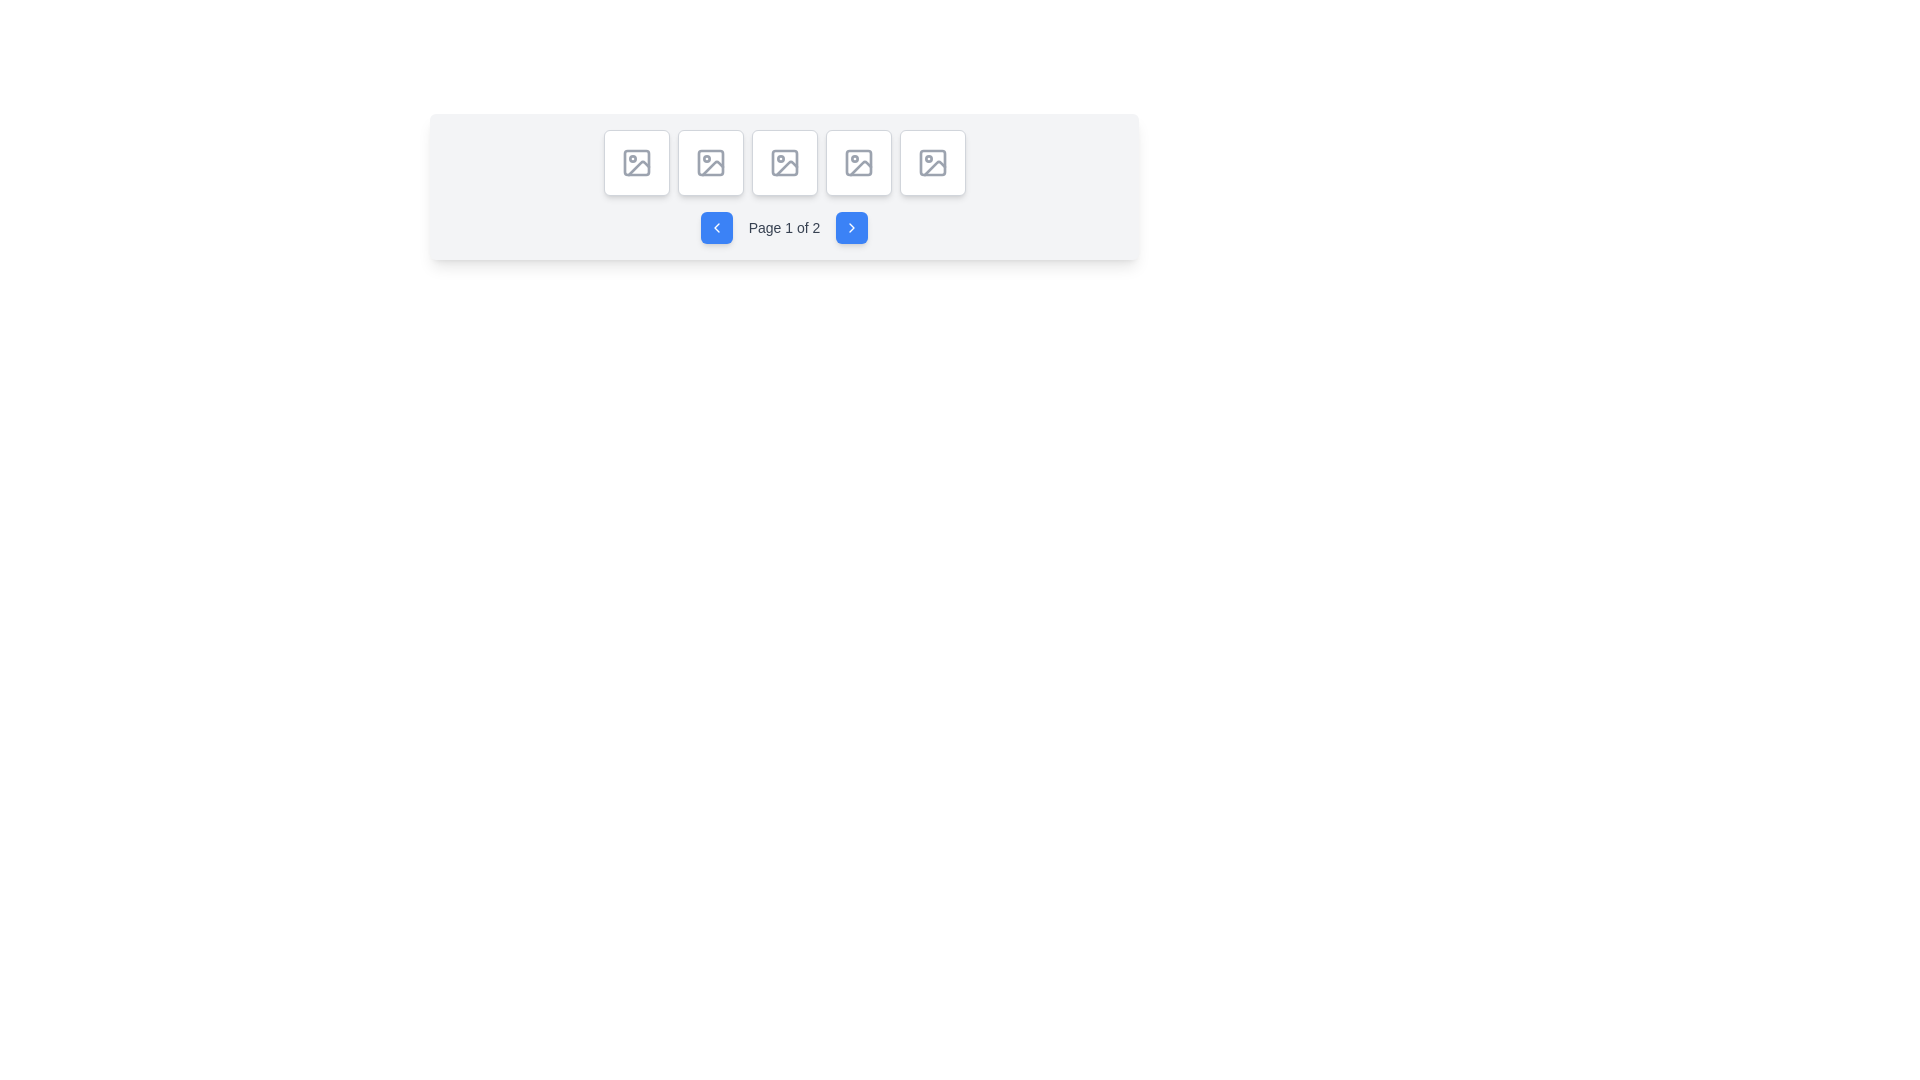  I want to click on the first selectable button in the horizontal grid located in the navigation bar, so click(635, 161).